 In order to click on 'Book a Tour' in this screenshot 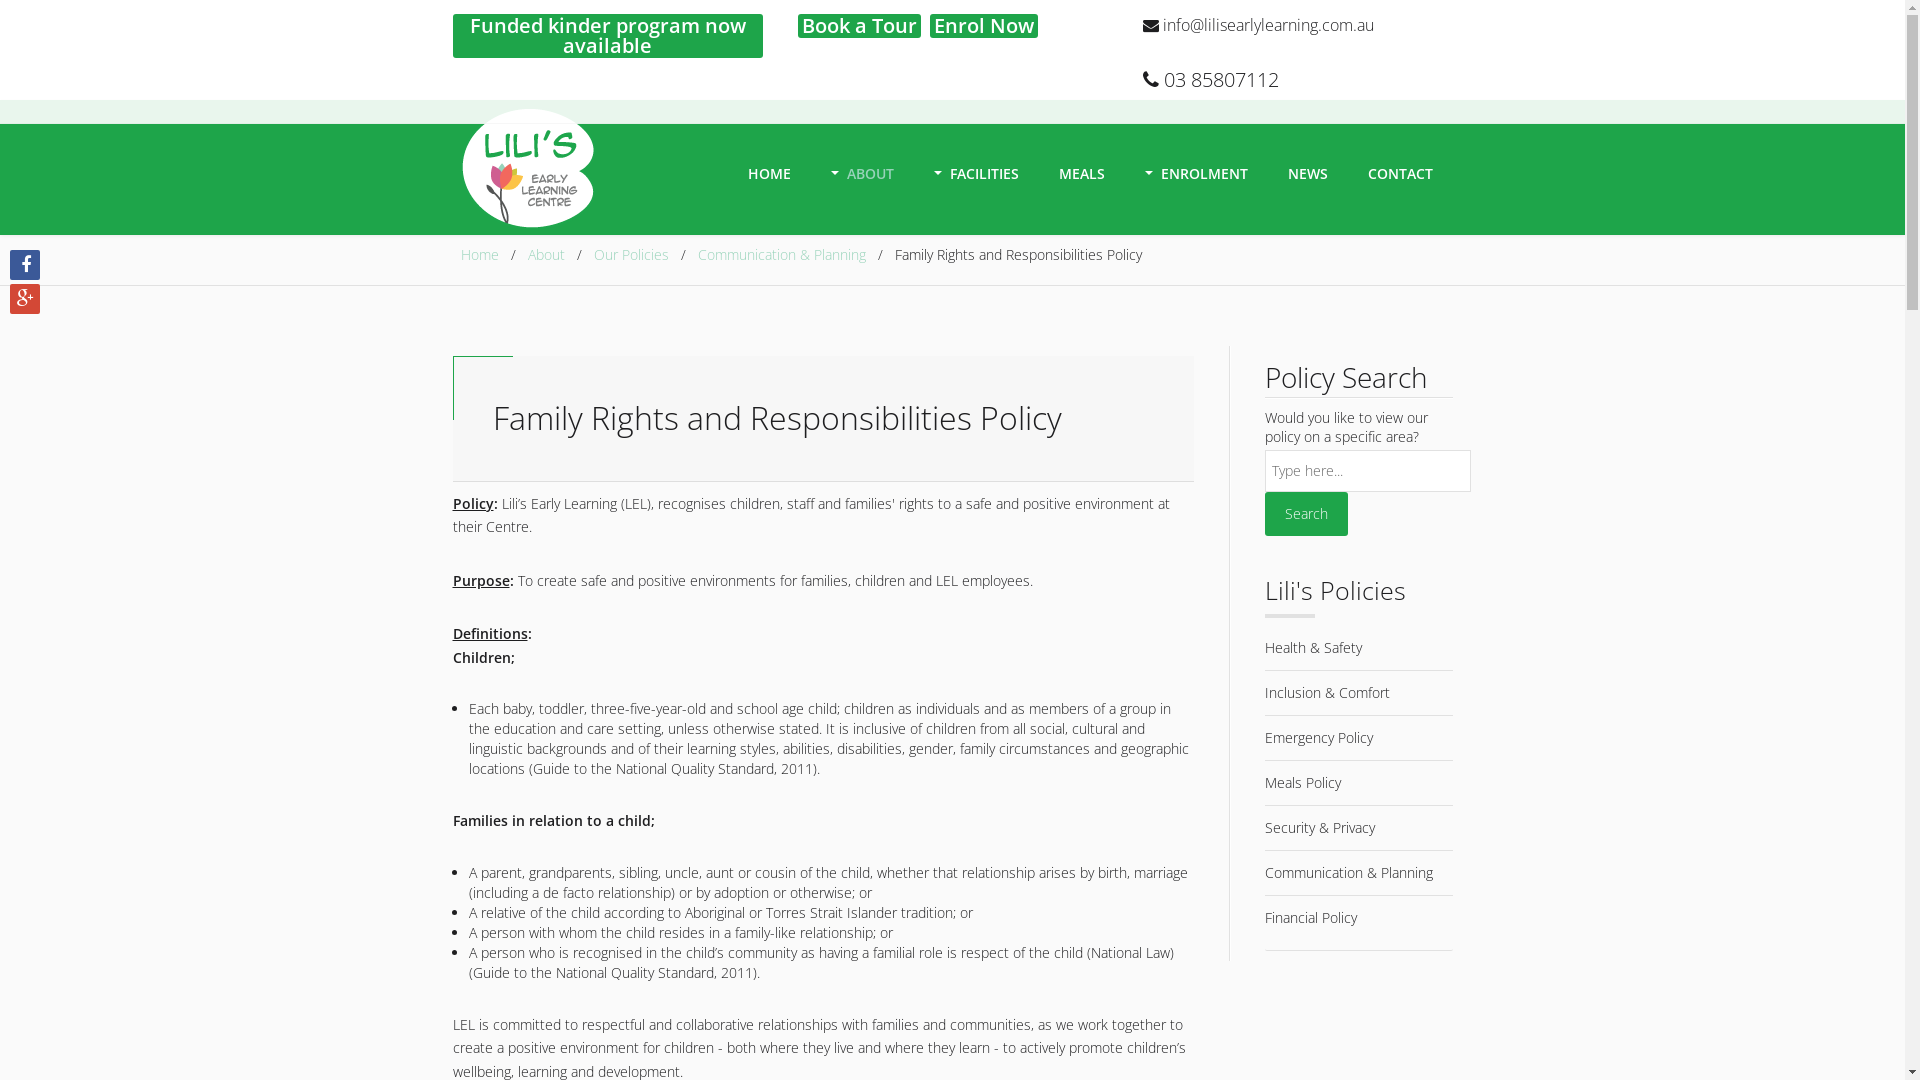, I will do `click(859, 26)`.